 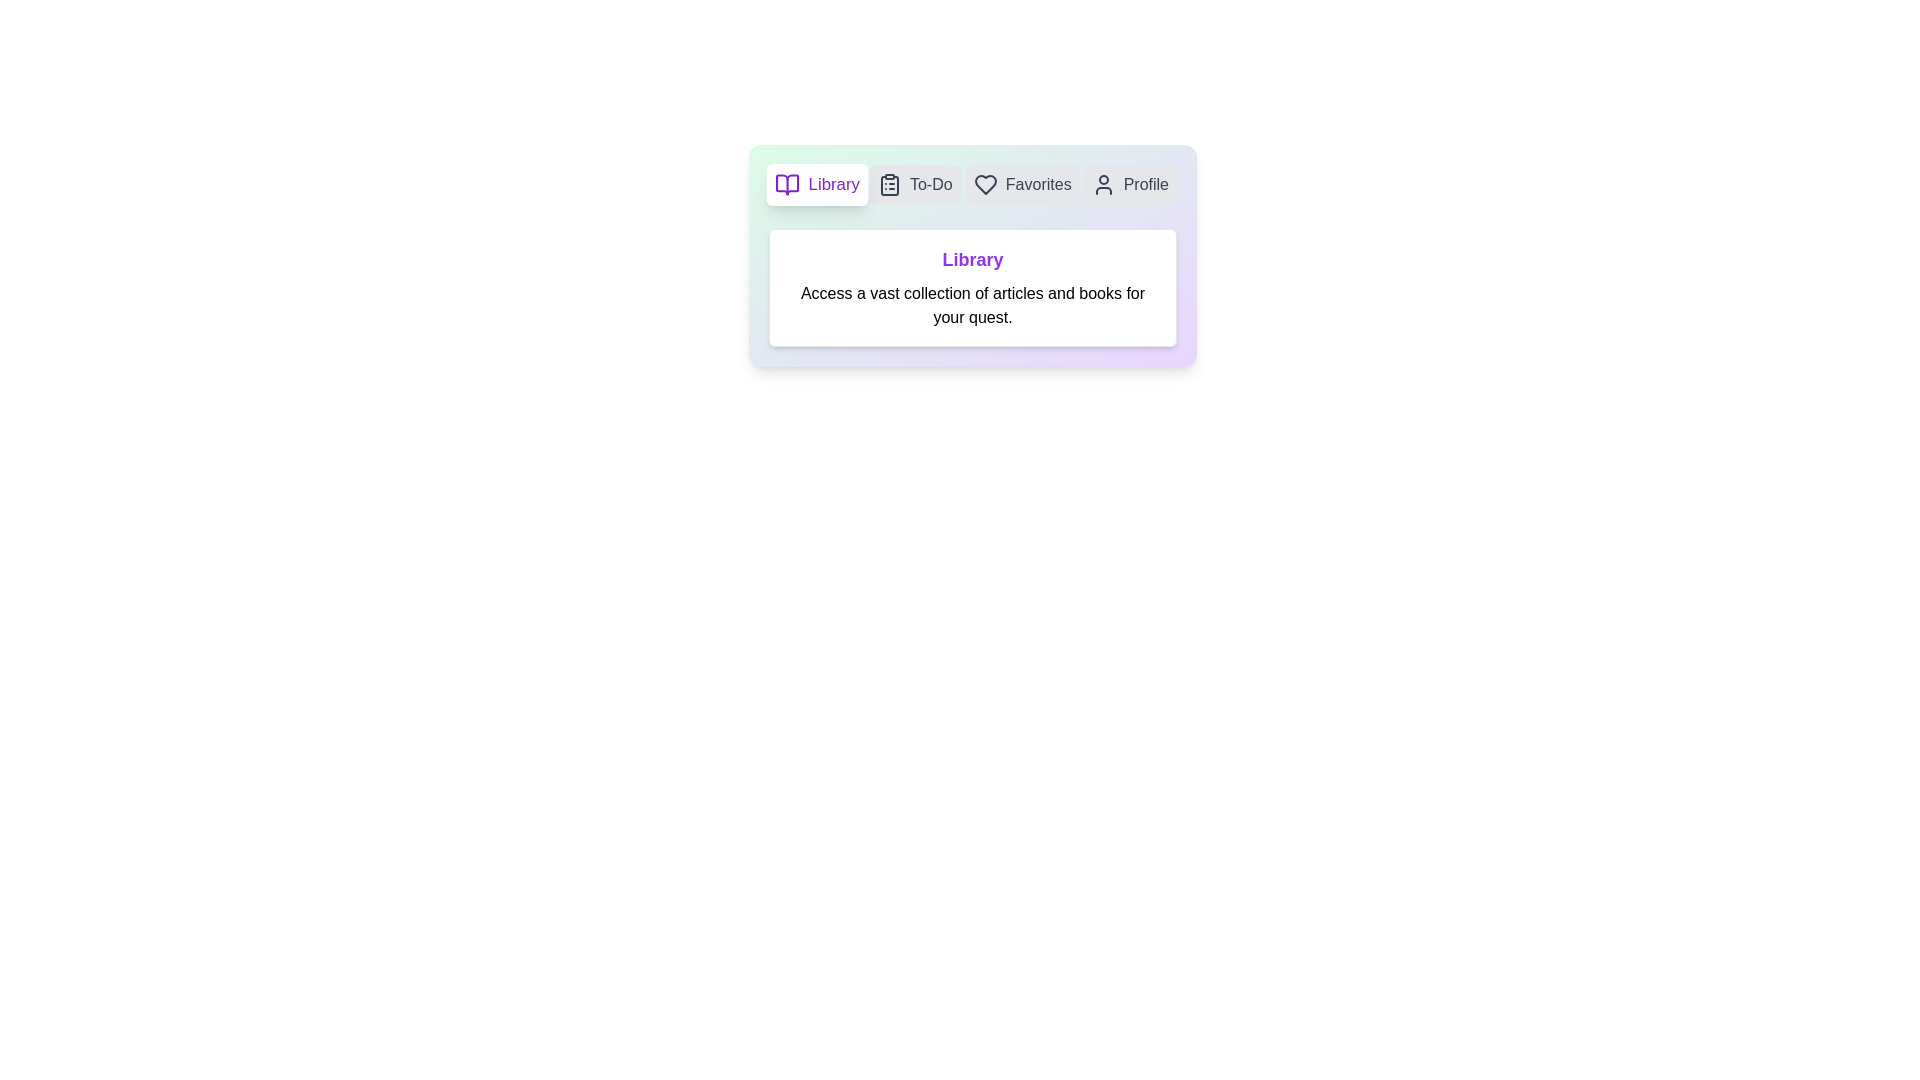 I want to click on the tab labeled Favorites to preview its interactive state, so click(x=1022, y=185).